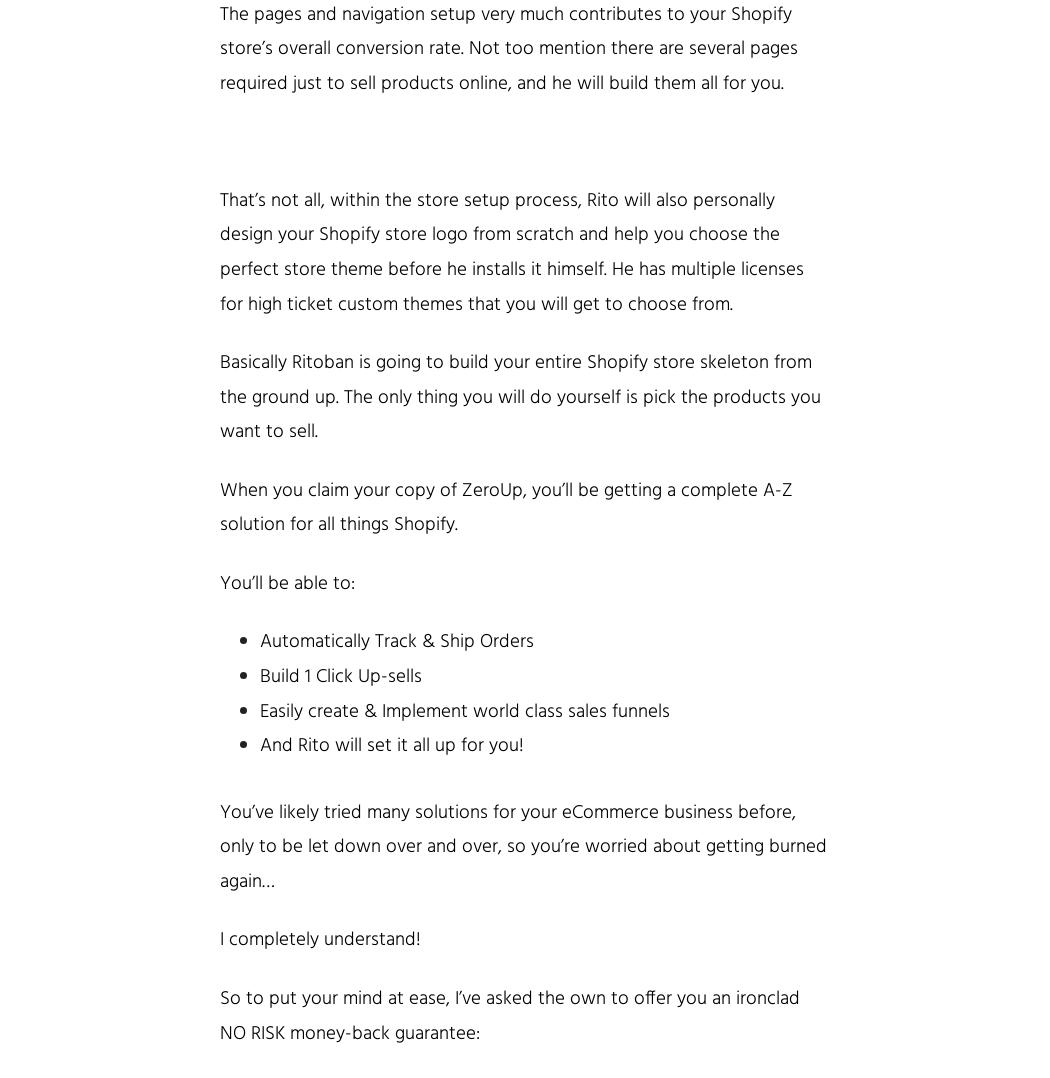 The height and width of the screenshot is (1078, 1050). I want to click on 'So to put your mind at ease, I’ve asked the own to offer you an ironclad NO RISK money-back', so click(508, 1014).